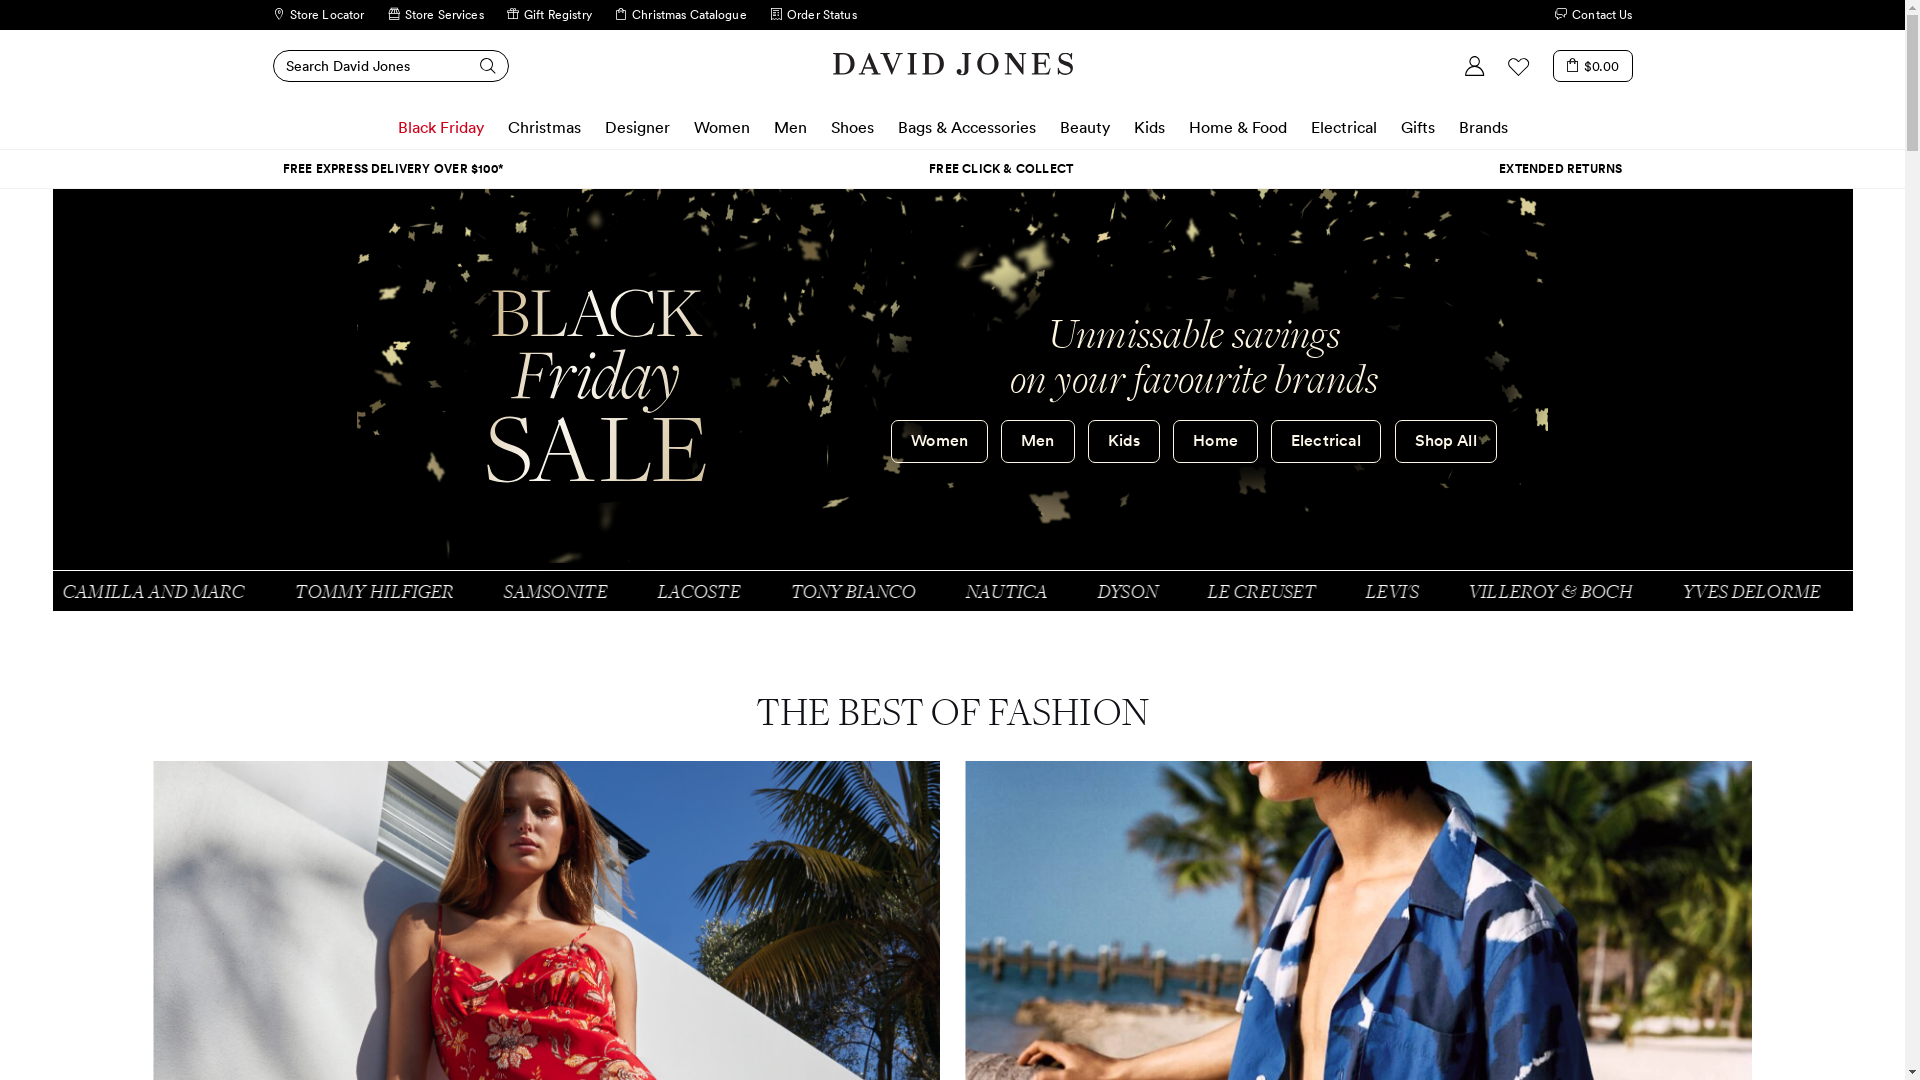  I want to click on 'Christmas Catalogue', so click(681, 15).